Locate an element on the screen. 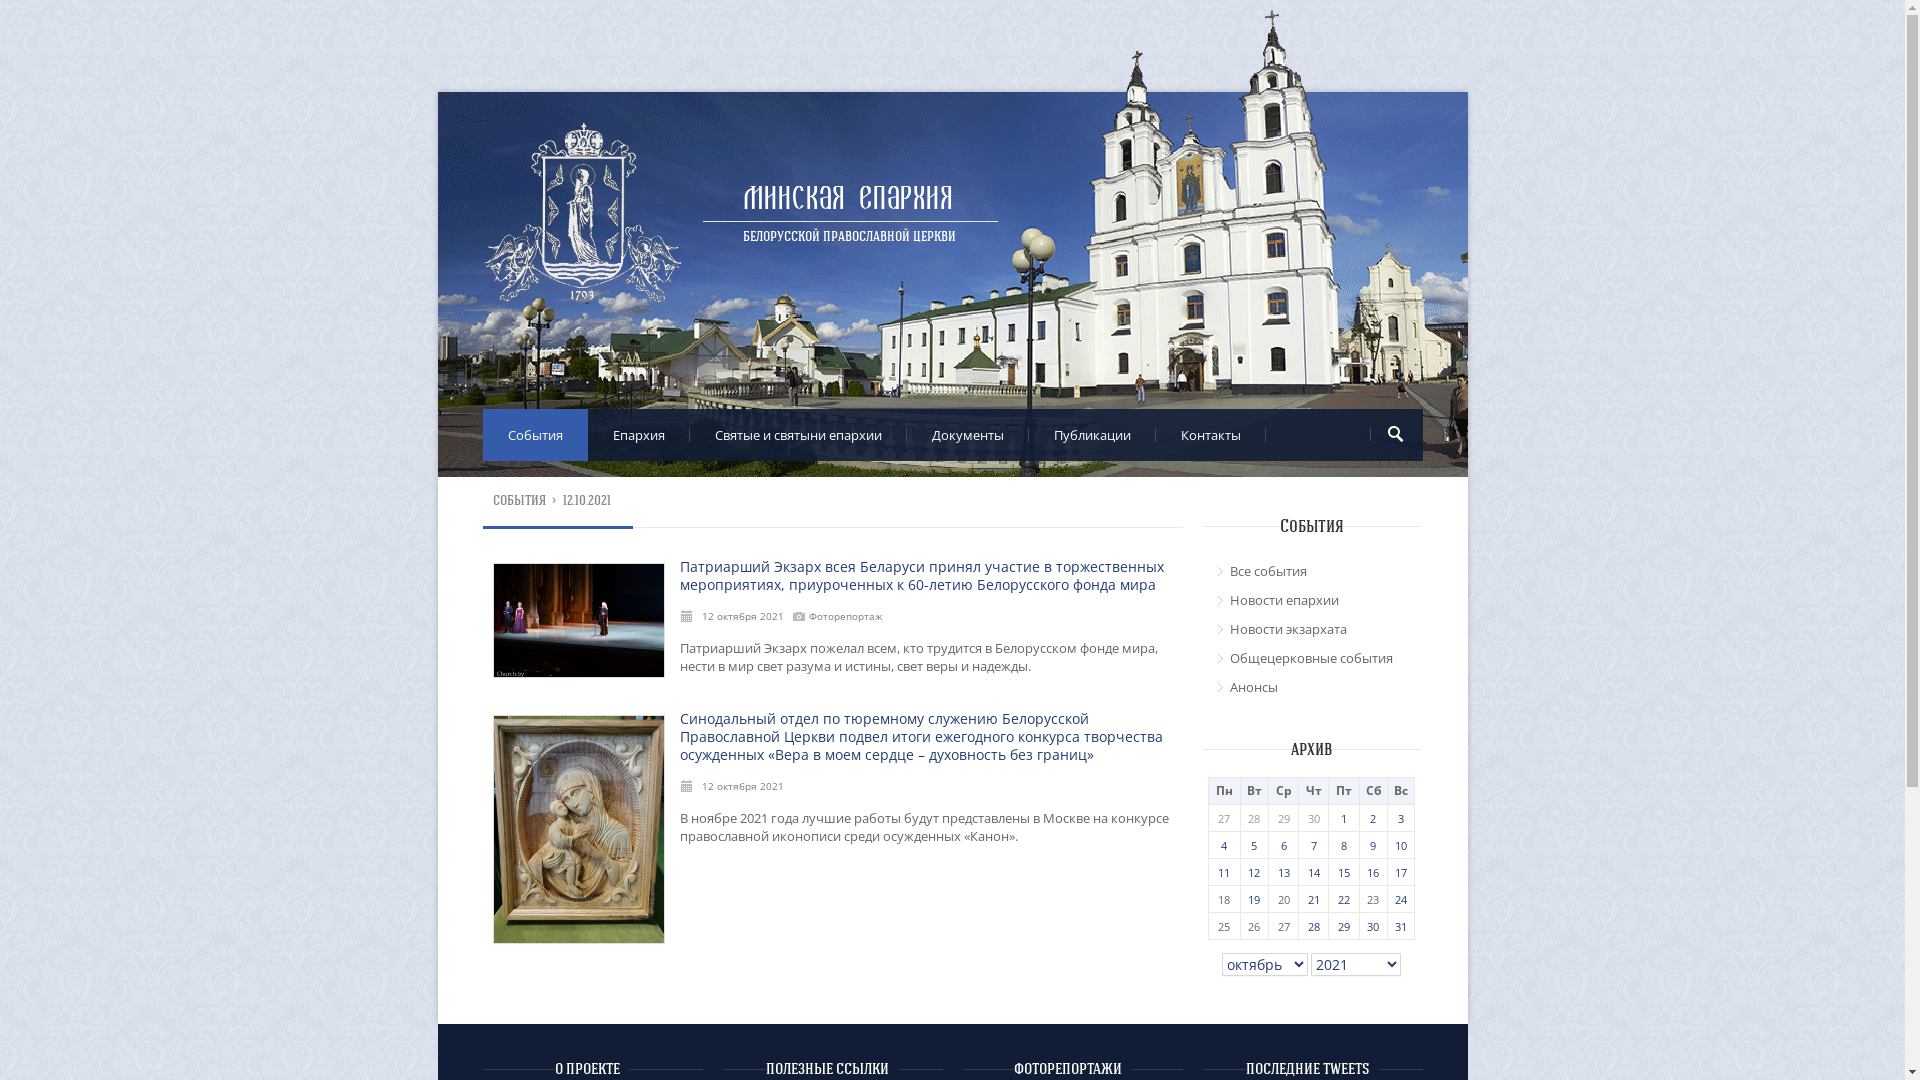  '9' is located at coordinates (1371, 845).